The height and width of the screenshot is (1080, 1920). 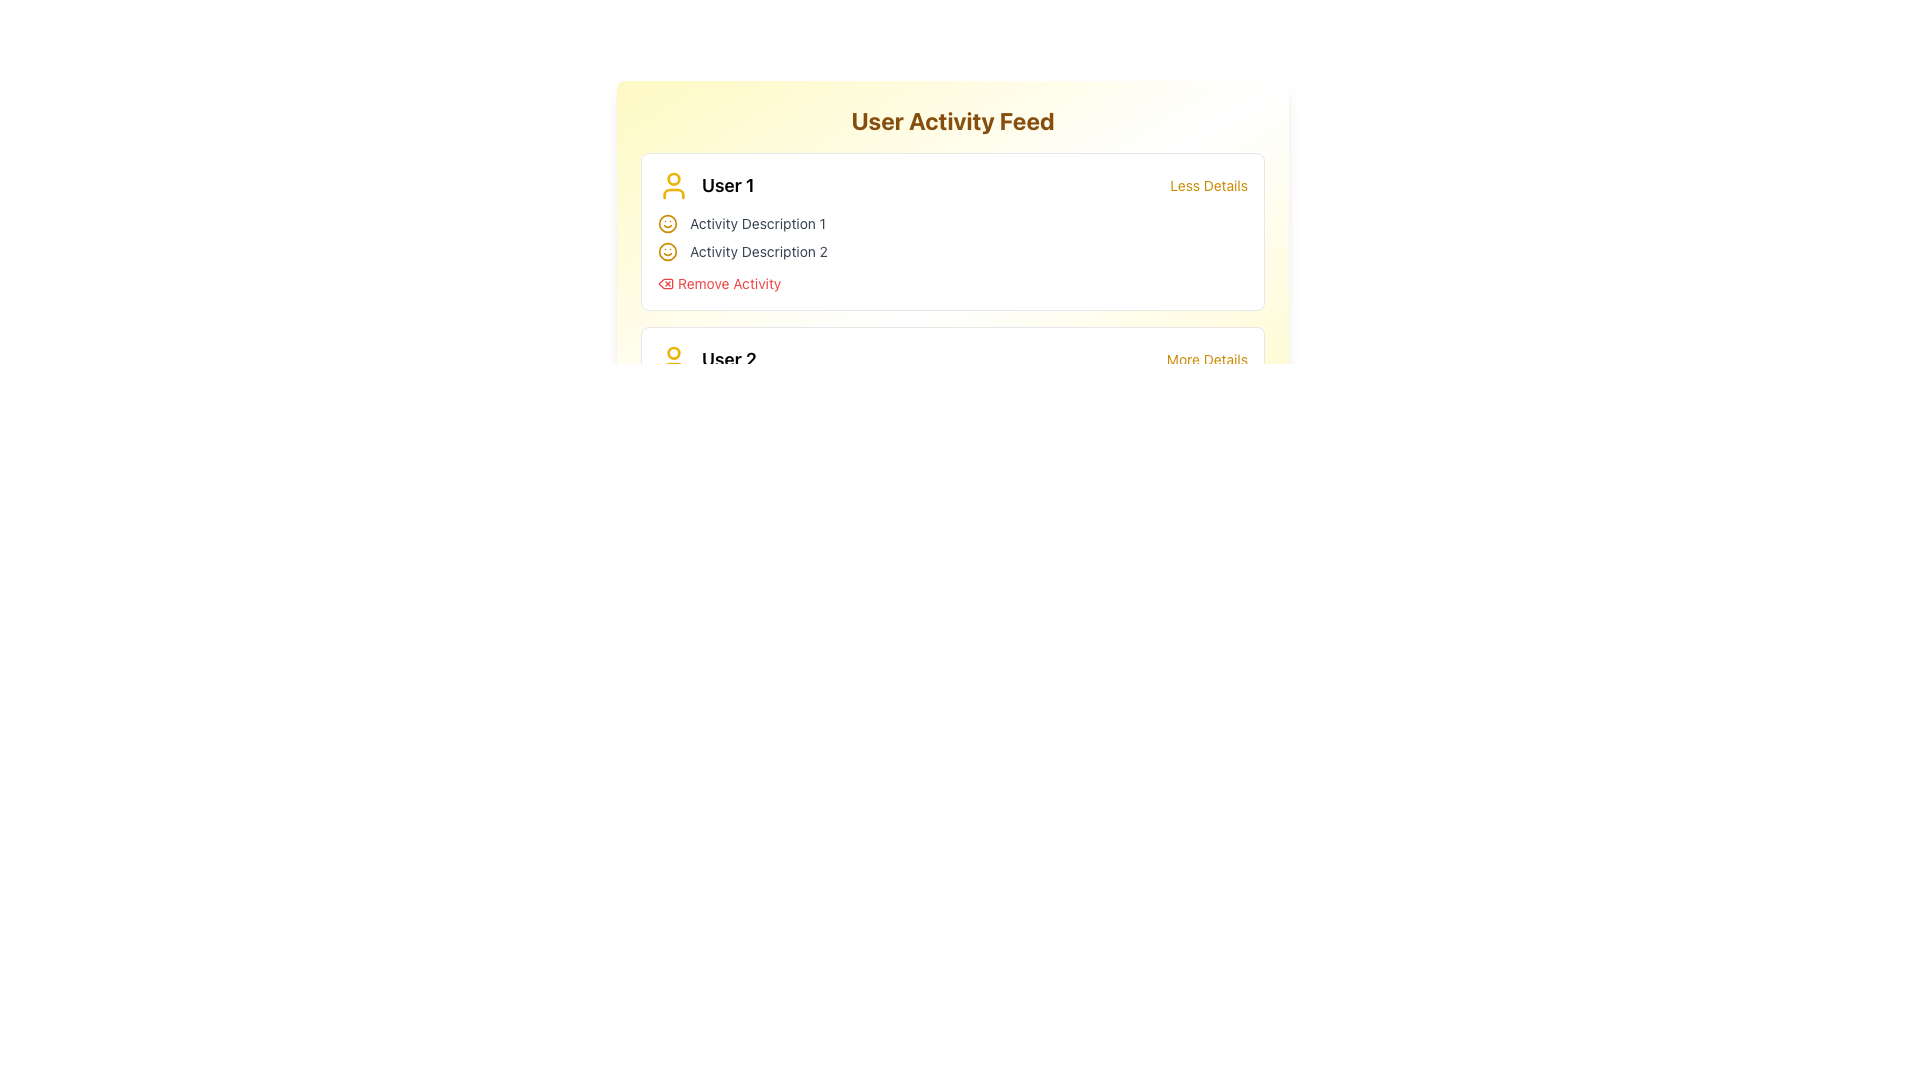 I want to click on the left-pointing curved triangular icon next to the 'Remove Activity' text in the first user's activity section, so click(x=666, y=284).